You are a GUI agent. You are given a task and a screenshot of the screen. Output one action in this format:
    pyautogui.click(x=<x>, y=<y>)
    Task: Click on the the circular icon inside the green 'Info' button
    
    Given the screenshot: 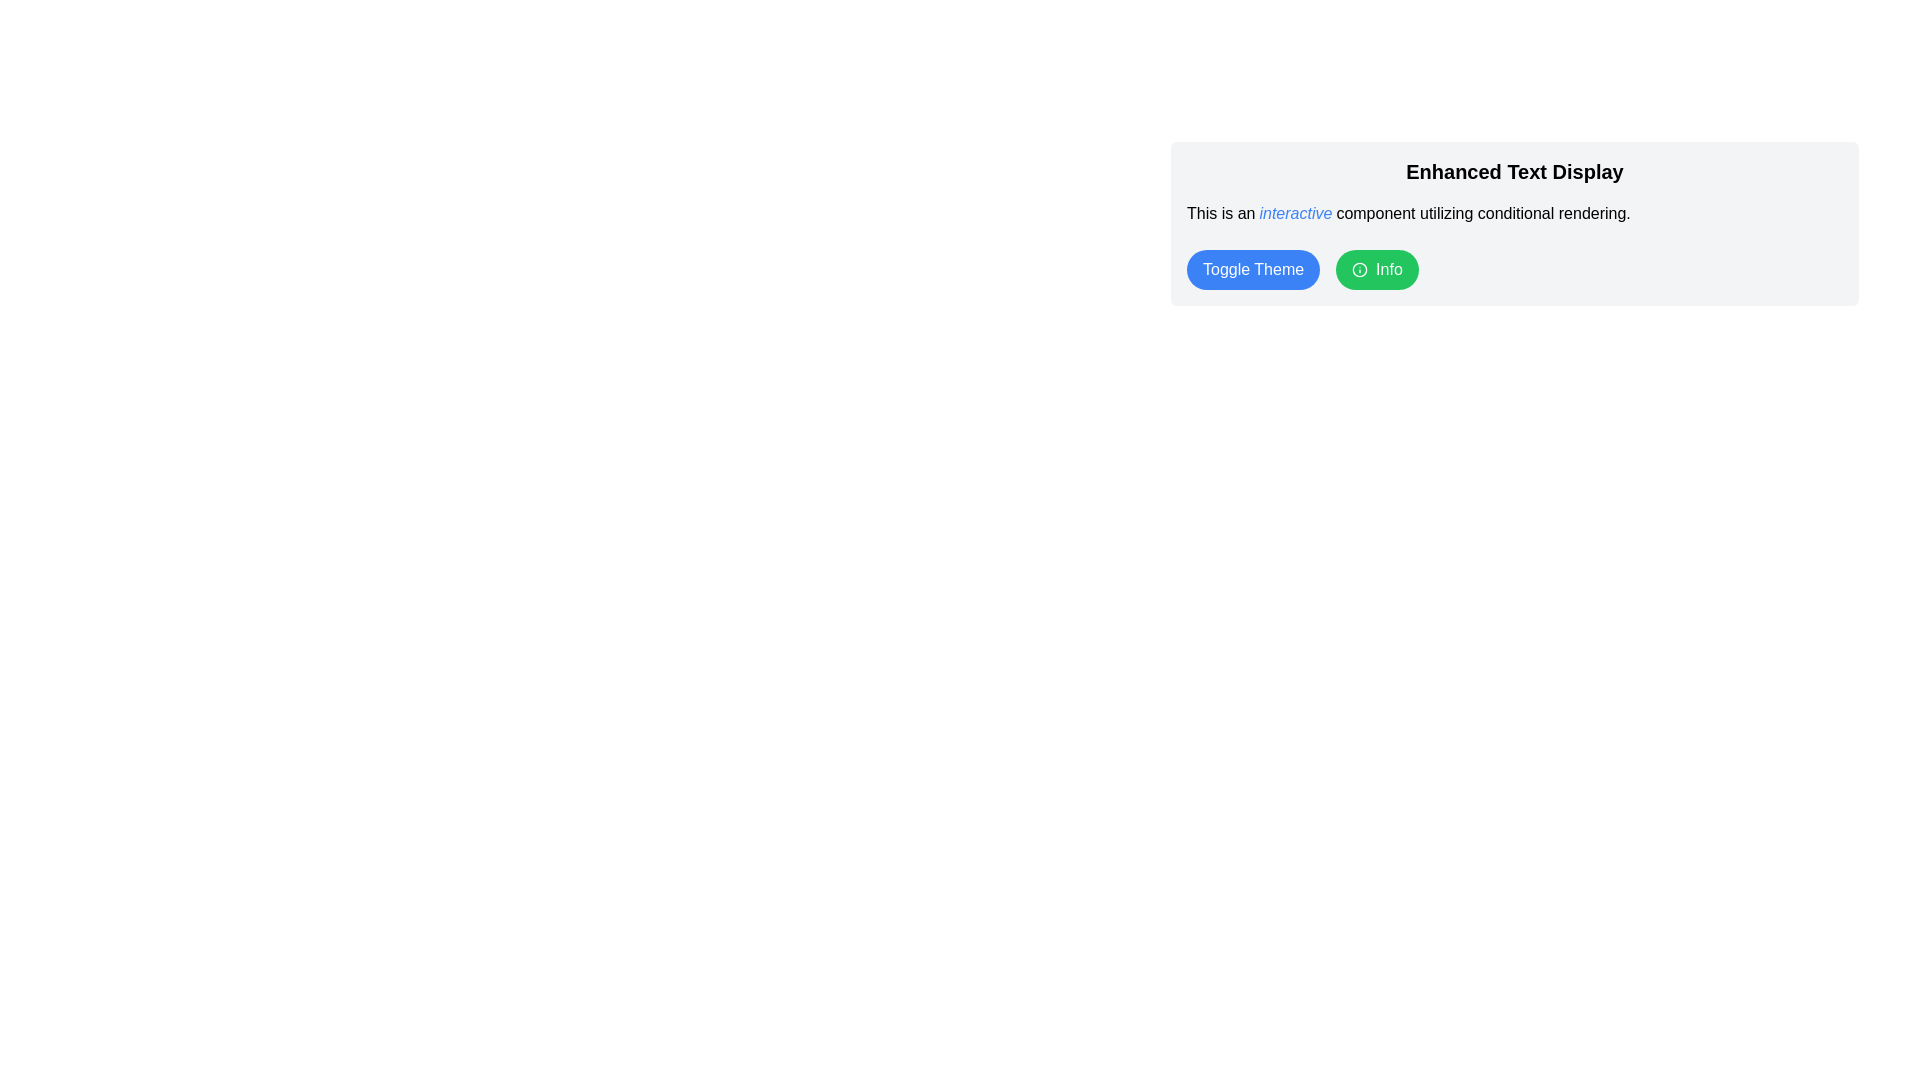 What is the action you would take?
    pyautogui.click(x=1360, y=270)
    